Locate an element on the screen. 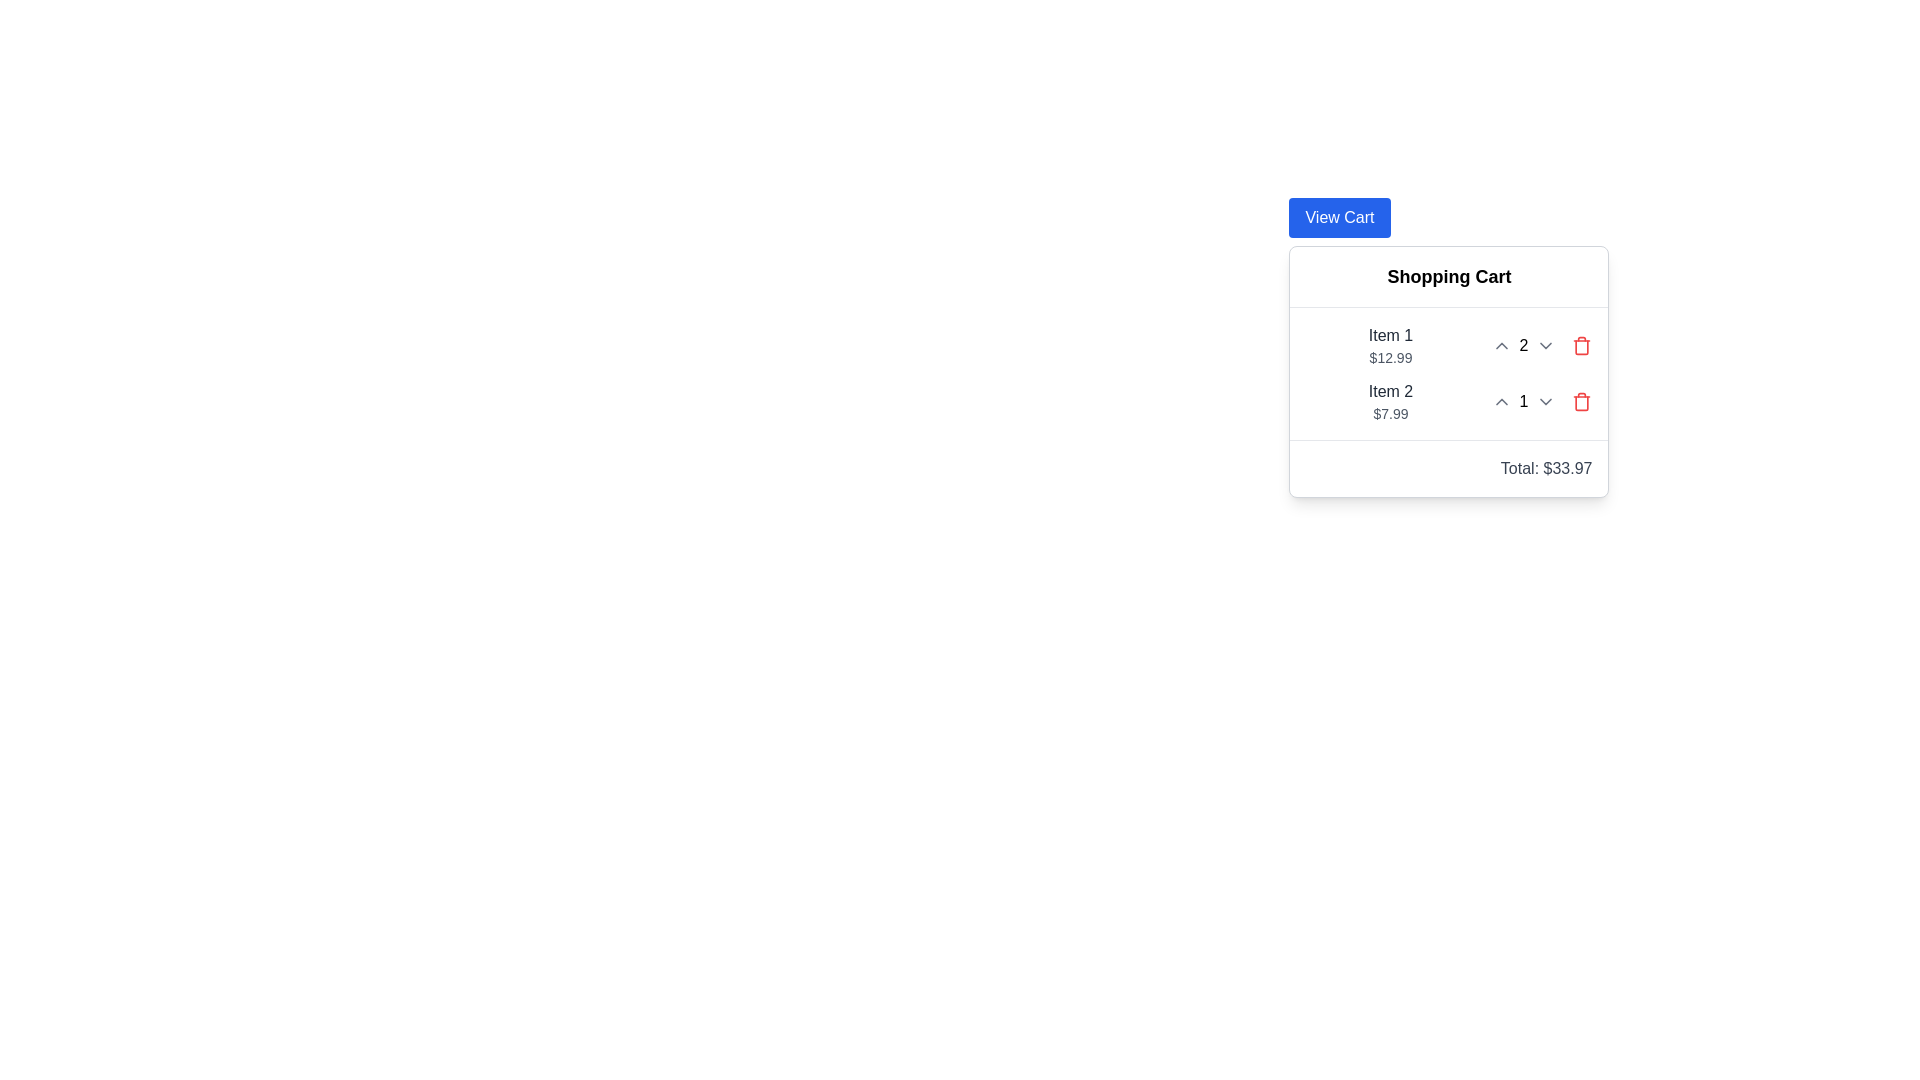  the numeric display for 'Item 1' in the shopping cart interface to highlight or interact with it if interactive functionality exists is located at coordinates (1523, 345).